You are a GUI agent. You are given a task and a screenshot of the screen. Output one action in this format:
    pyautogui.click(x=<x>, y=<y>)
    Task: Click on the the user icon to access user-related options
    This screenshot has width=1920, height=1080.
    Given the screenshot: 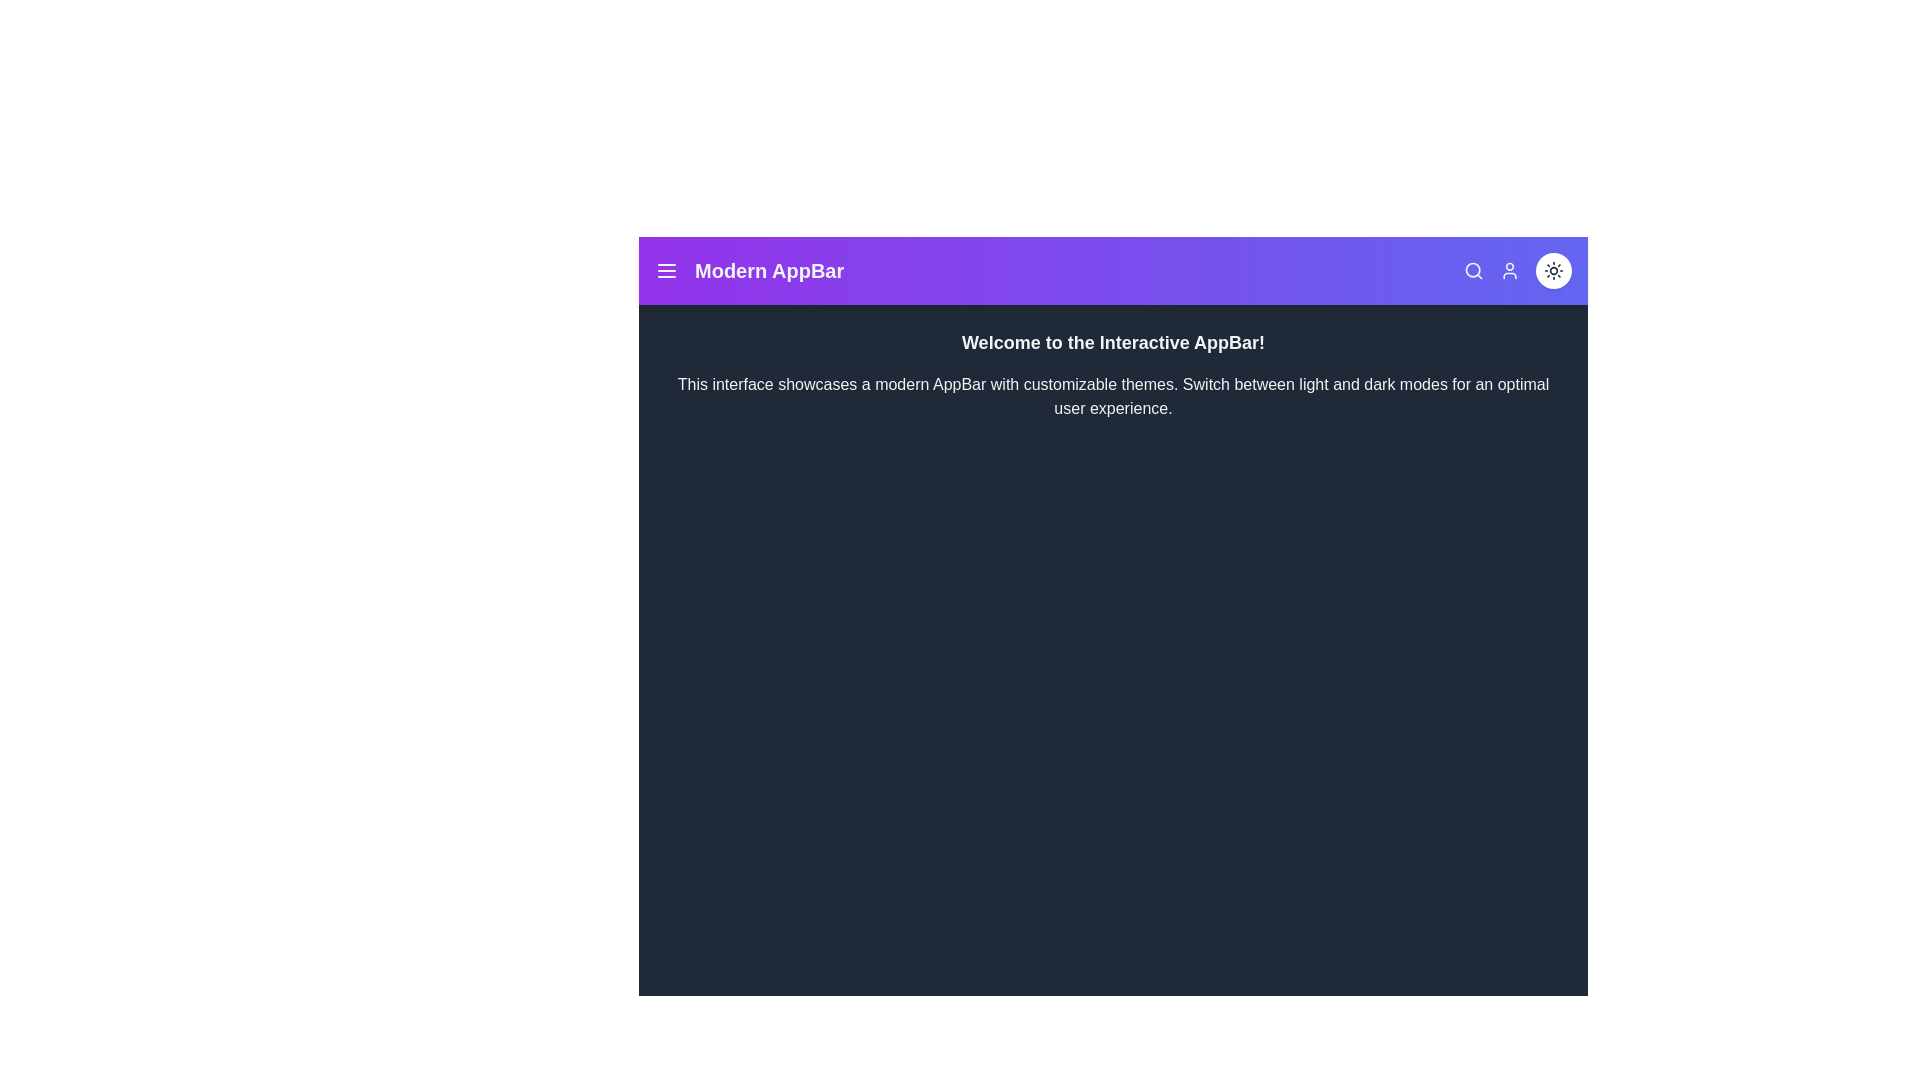 What is the action you would take?
    pyautogui.click(x=1510, y=270)
    